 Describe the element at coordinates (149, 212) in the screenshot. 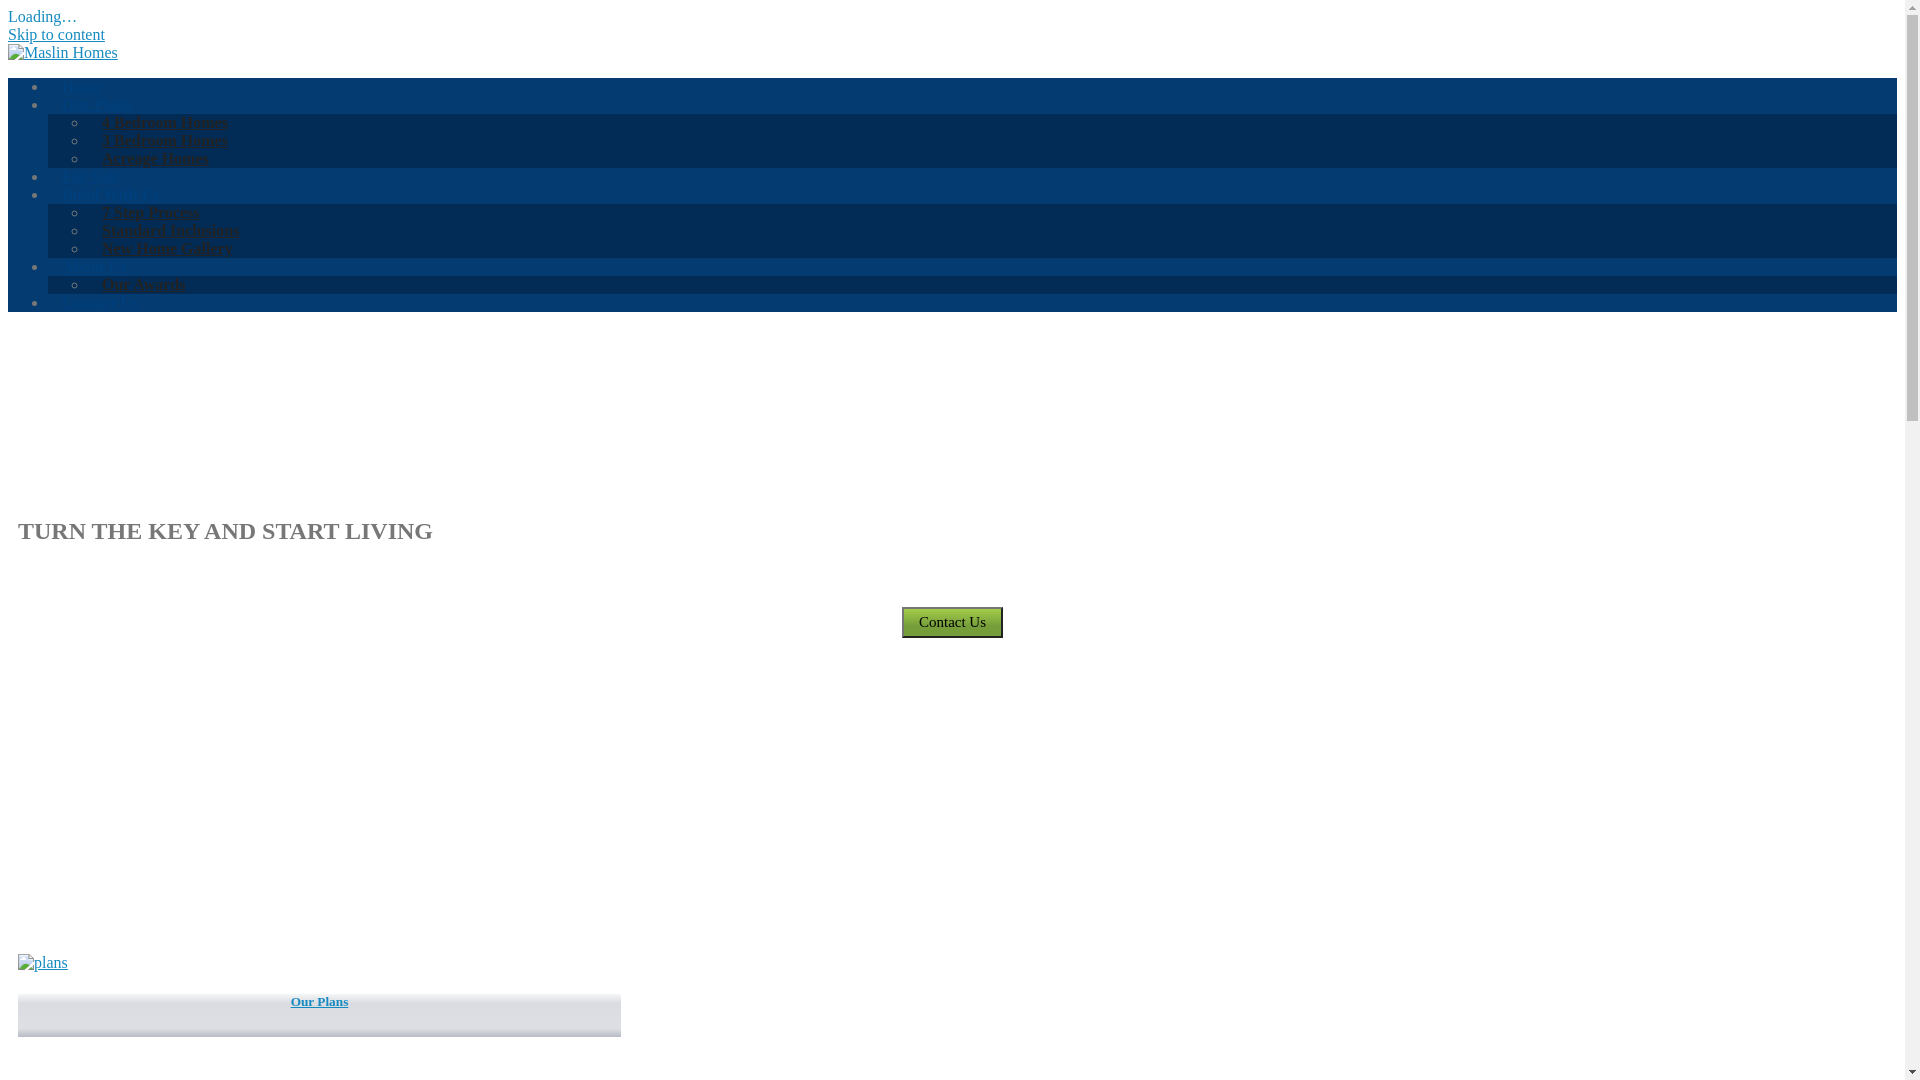

I see `'7 Step Process'` at that location.